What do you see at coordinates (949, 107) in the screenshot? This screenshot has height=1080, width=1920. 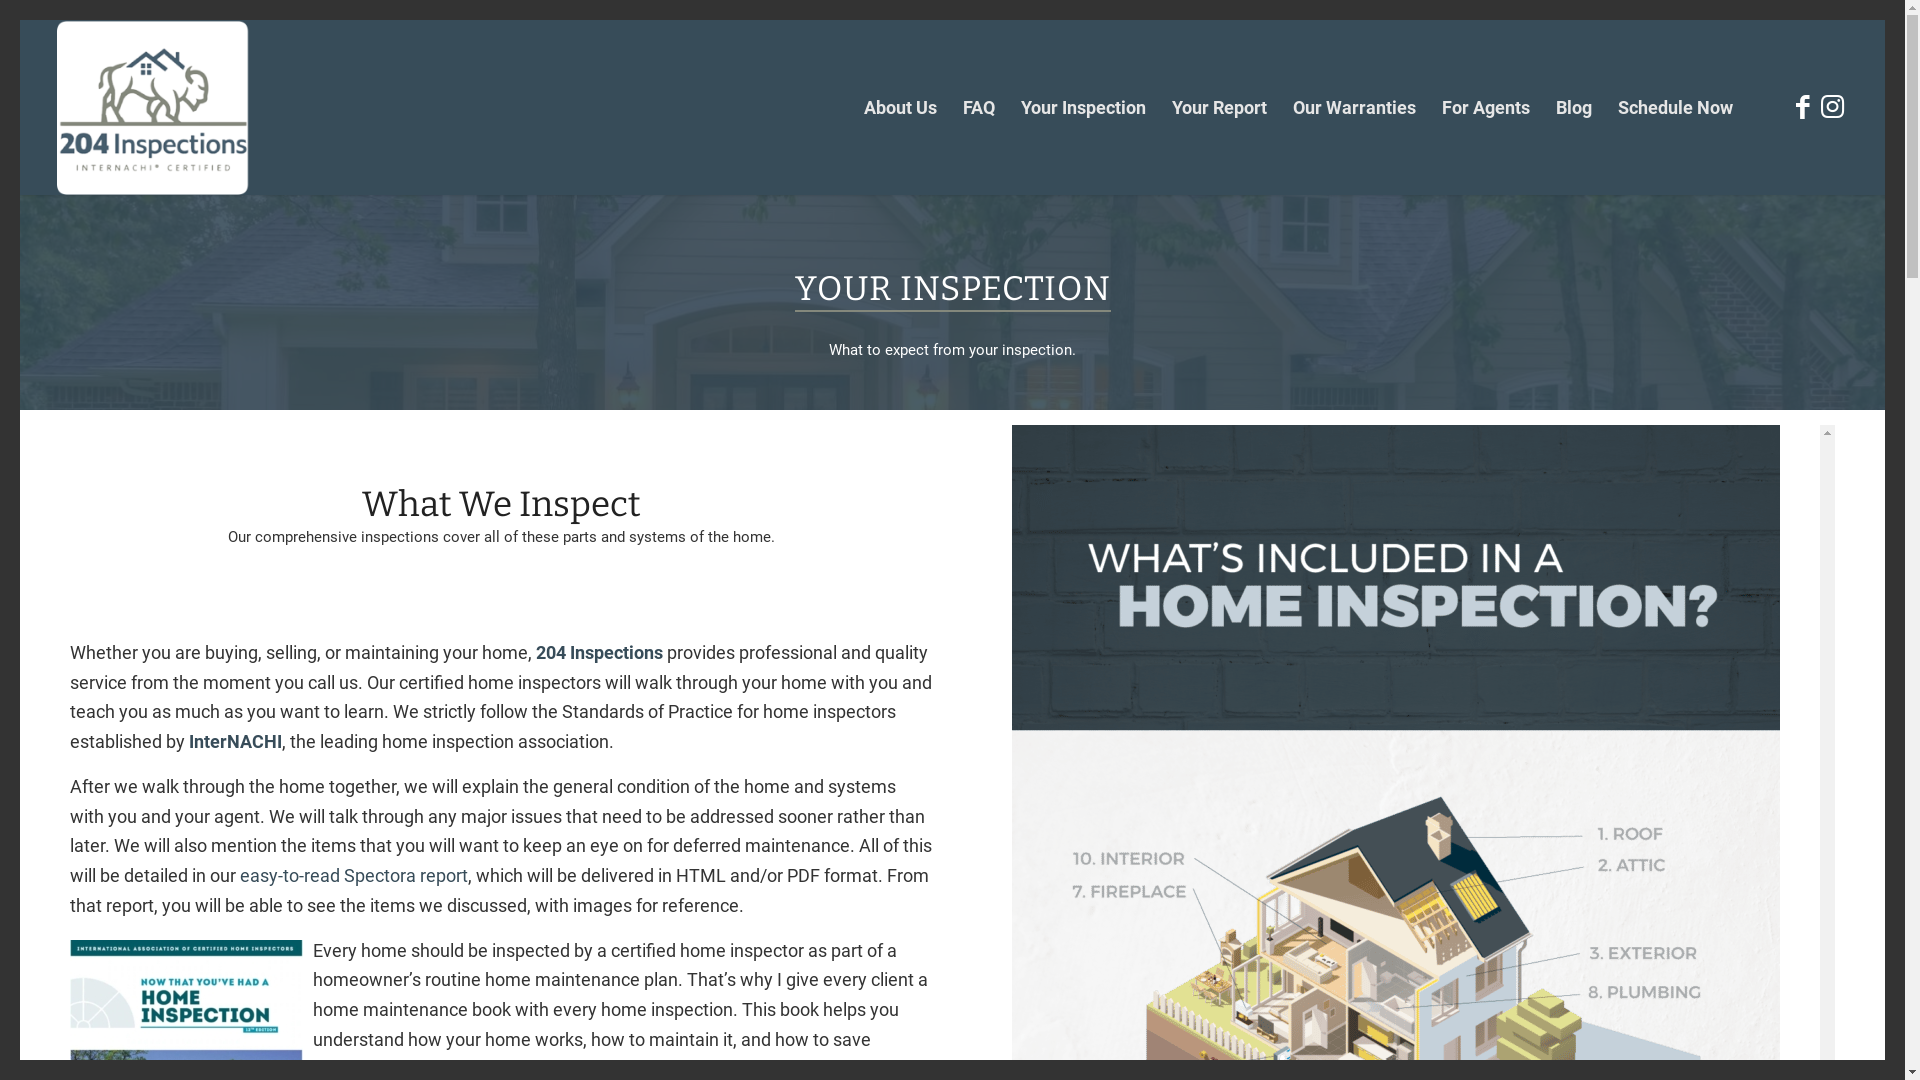 I see `'FAQ'` at bounding box center [949, 107].